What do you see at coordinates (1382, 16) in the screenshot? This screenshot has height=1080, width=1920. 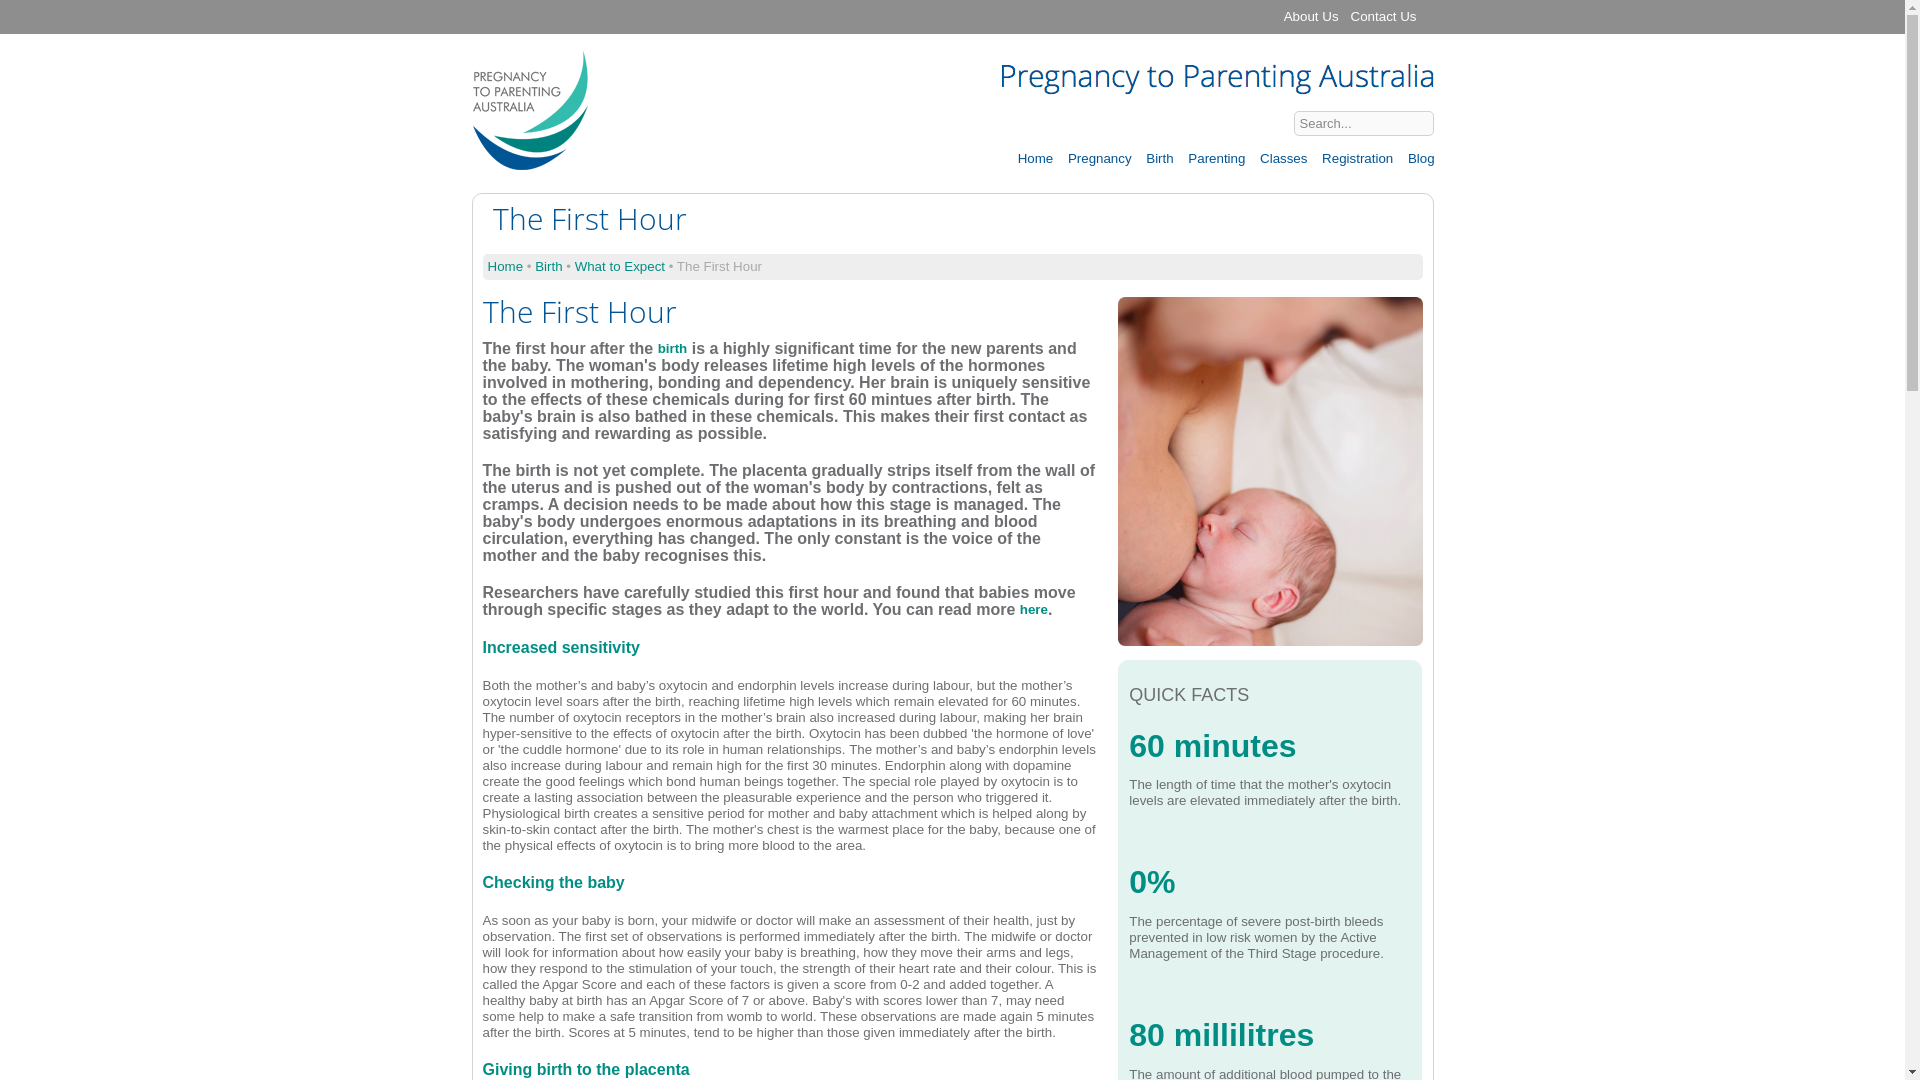 I see `'Contact Us'` at bounding box center [1382, 16].